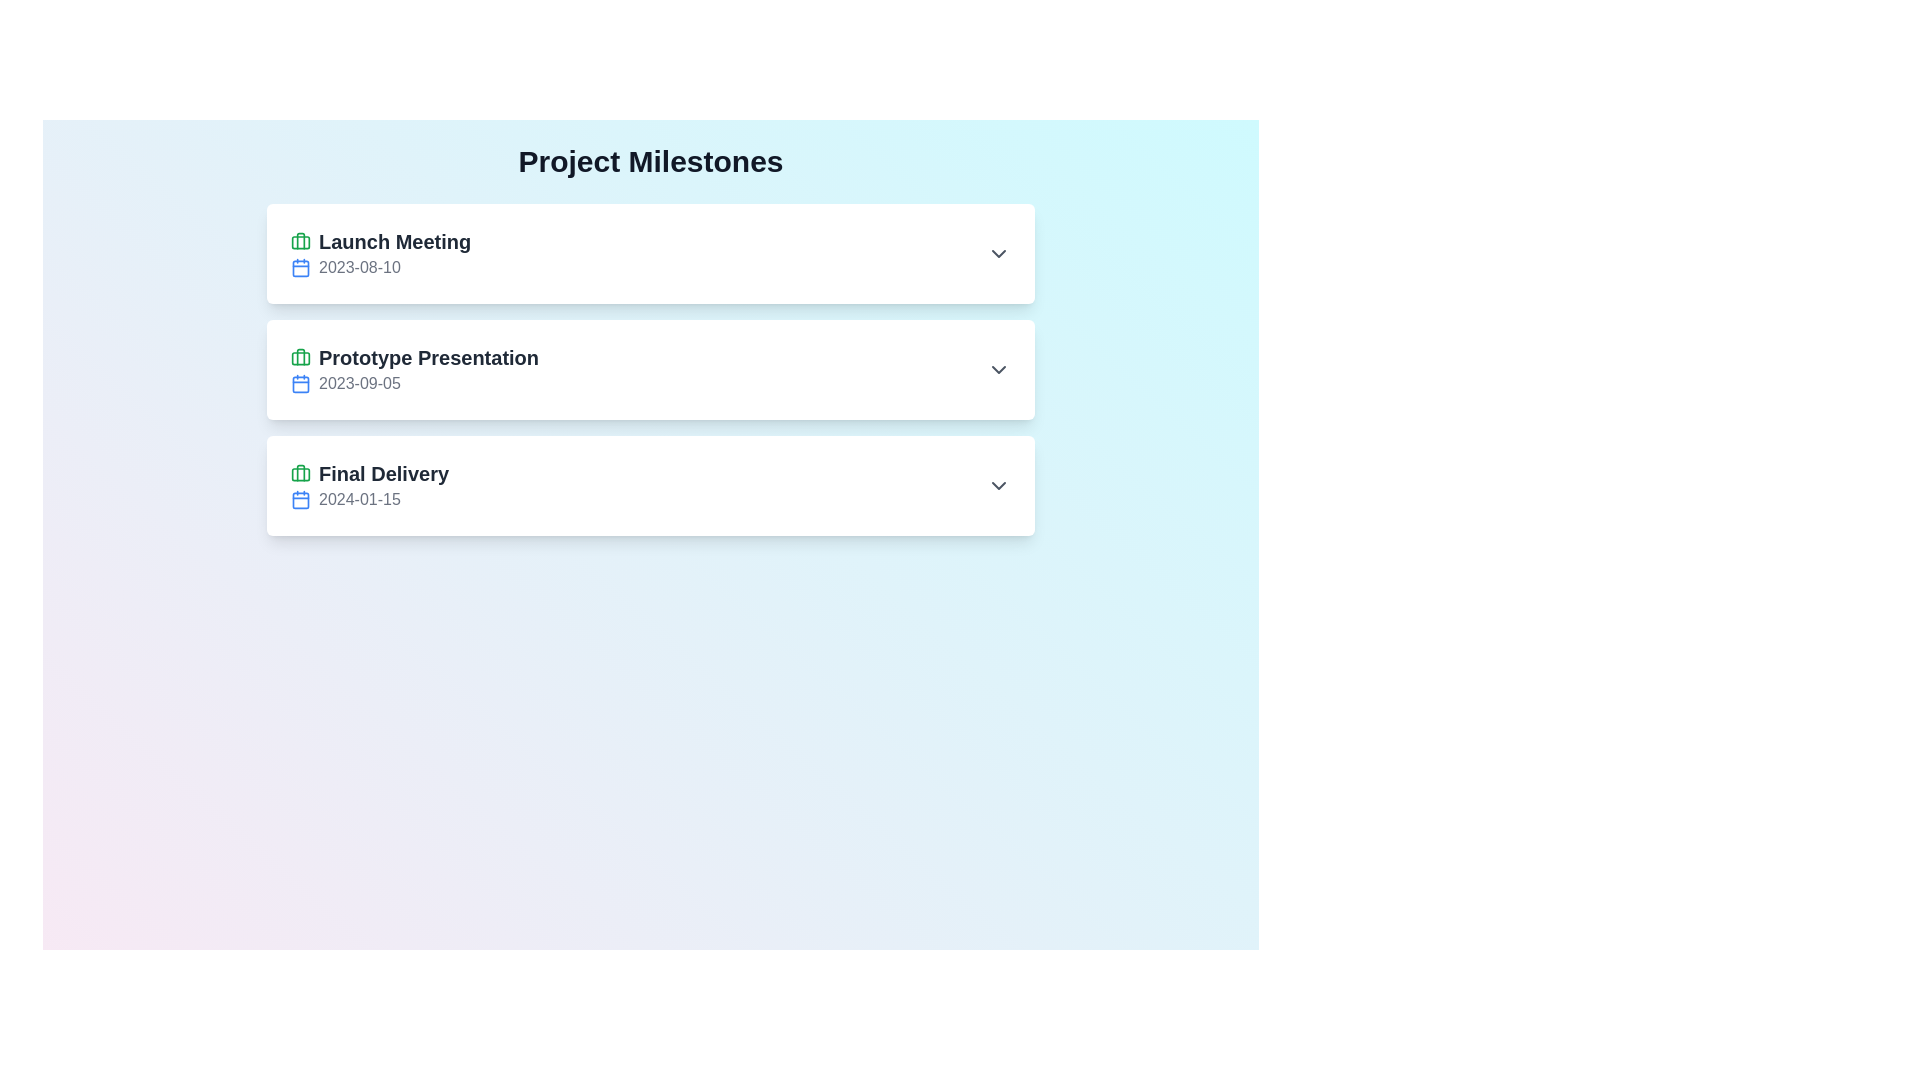  What do you see at coordinates (300, 266) in the screenshot?
I see `the decorative calendar icon located to the left of the date '2023-08-10' and beneath the label 'Launch Meeting' in the 'Project Milestones' section` at bounding box center [300, 266].